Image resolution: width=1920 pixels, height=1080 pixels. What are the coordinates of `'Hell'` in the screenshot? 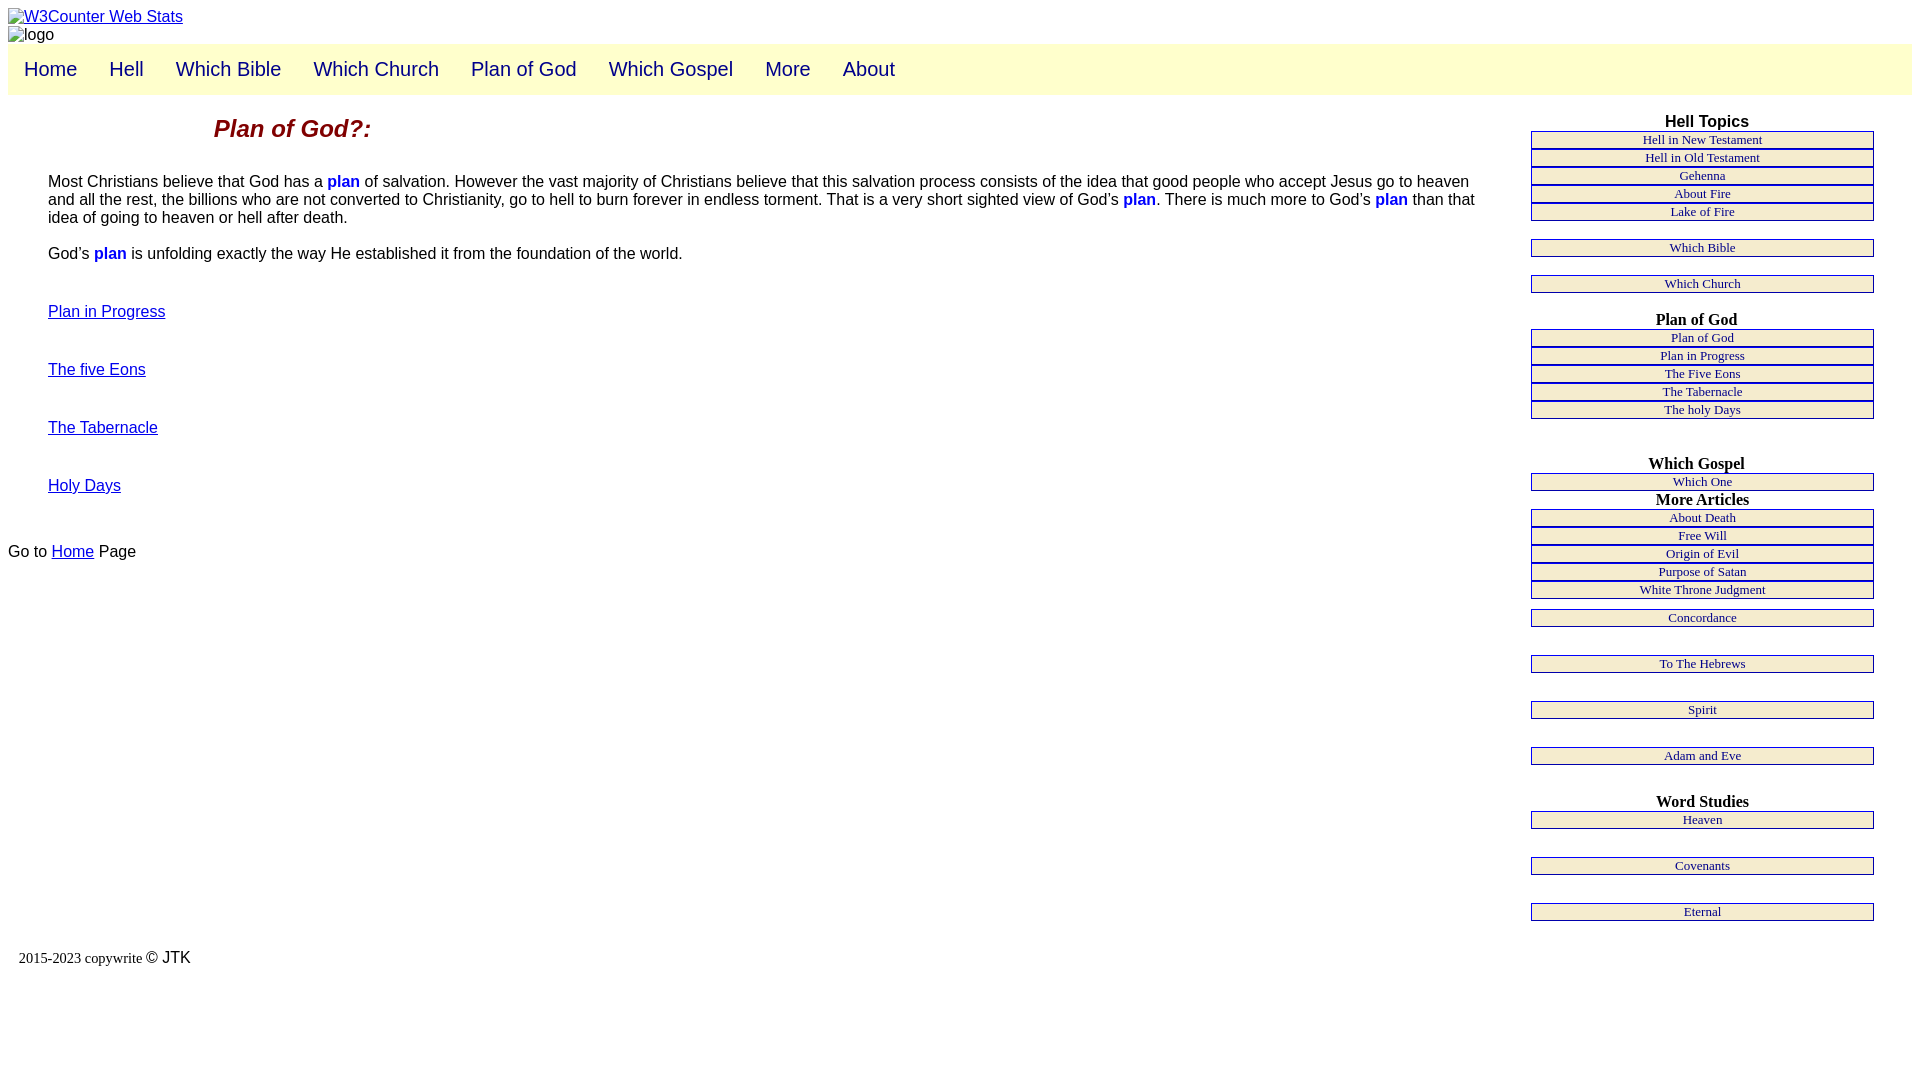 It's located at (124, 68).